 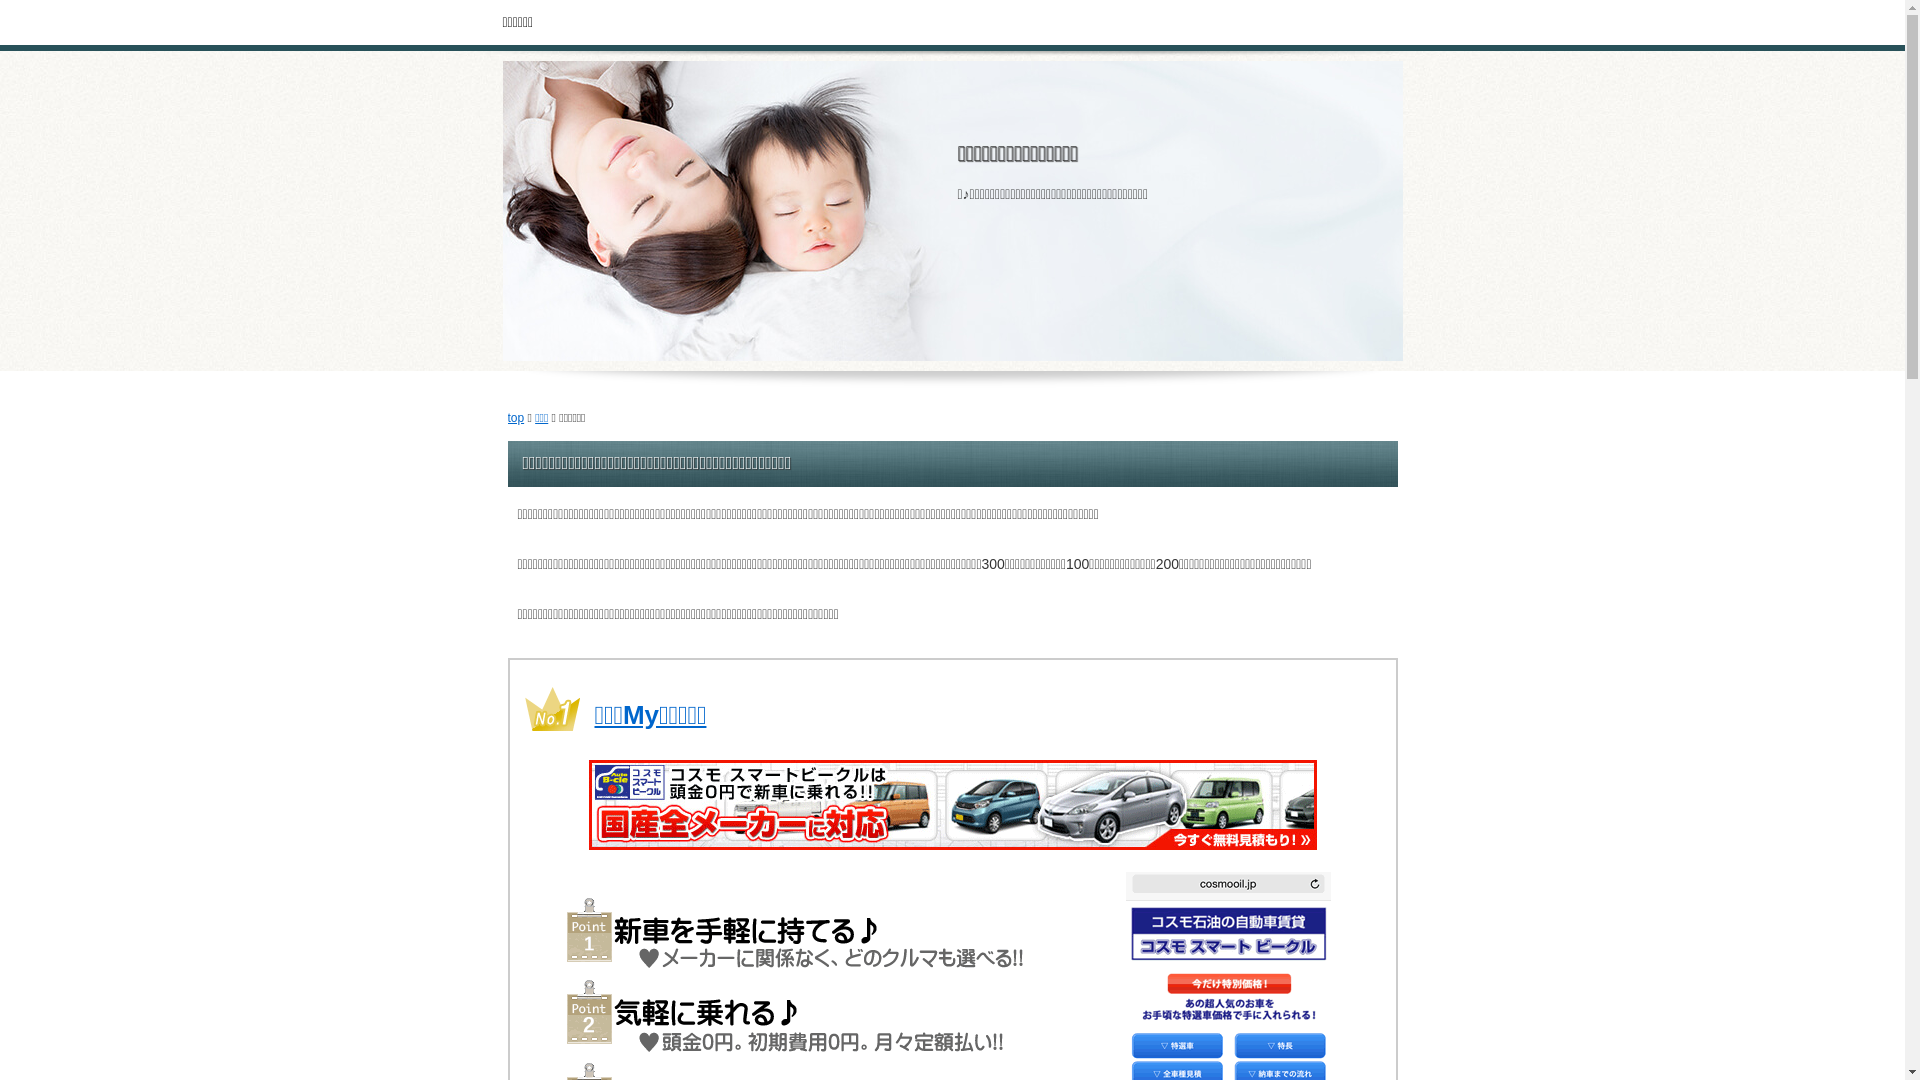 What do you see at coordinates (516, 416) in the screenshot?
I see `'top'` at bounding box center [516, 416].